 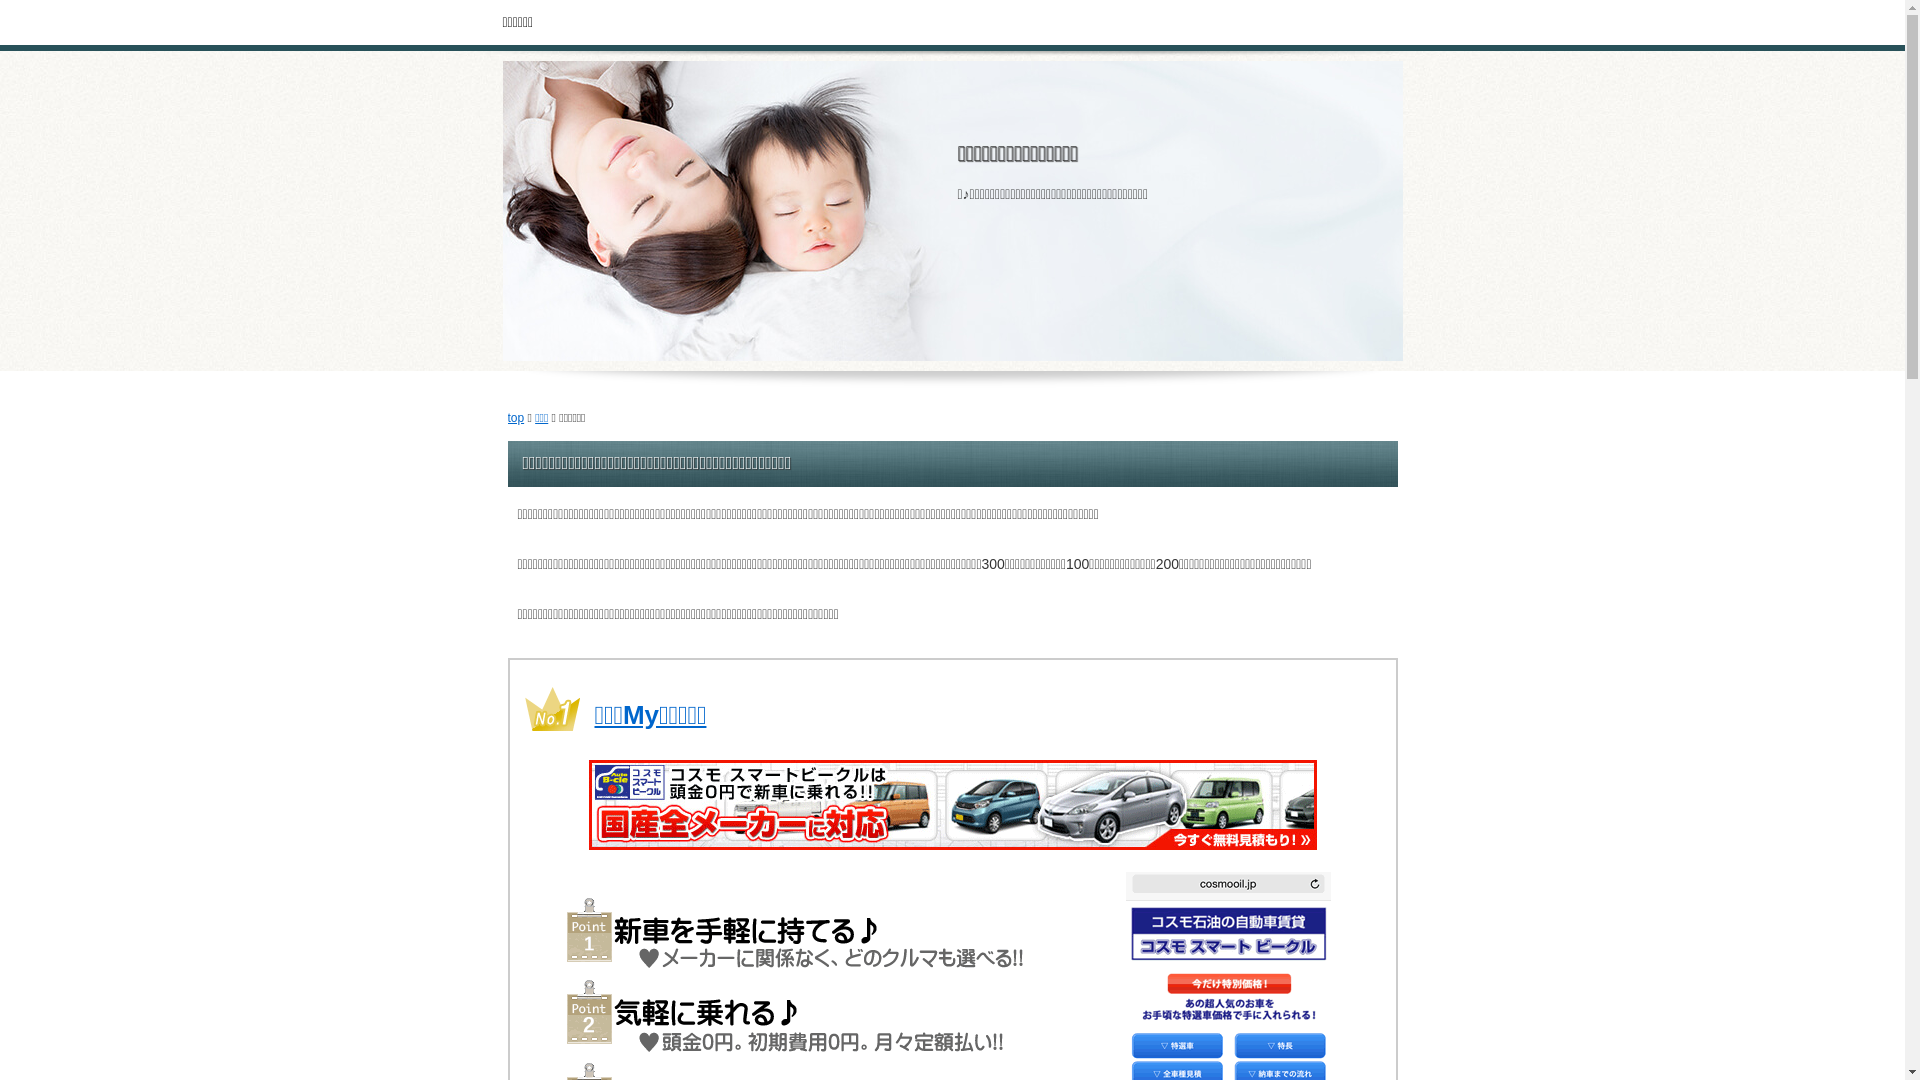 What do you see at coordinates (516, 416) in the screenshot?
I see `'top'` at bounding box center [516, 416].